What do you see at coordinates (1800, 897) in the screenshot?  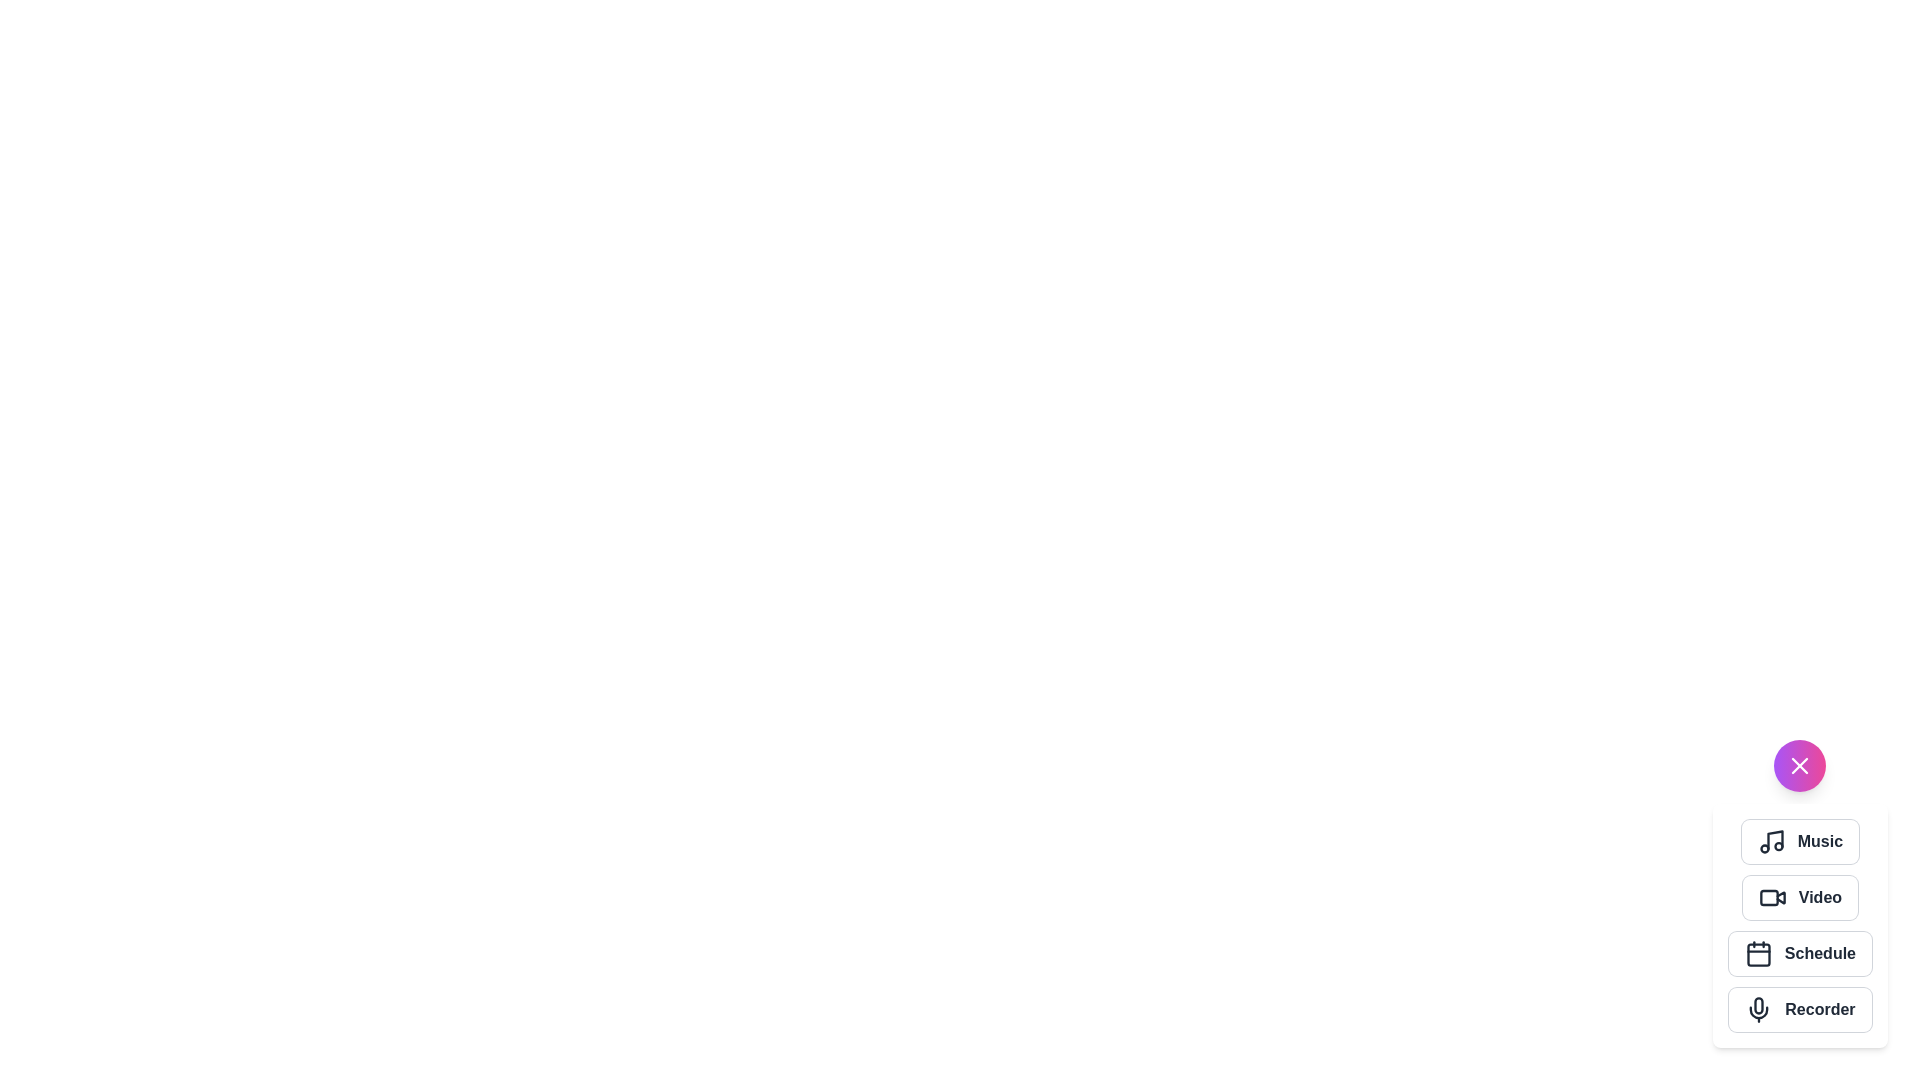 I see `the 'Video' button in the VibrantSpeedDial menu` at bounding box center [1800, 897].